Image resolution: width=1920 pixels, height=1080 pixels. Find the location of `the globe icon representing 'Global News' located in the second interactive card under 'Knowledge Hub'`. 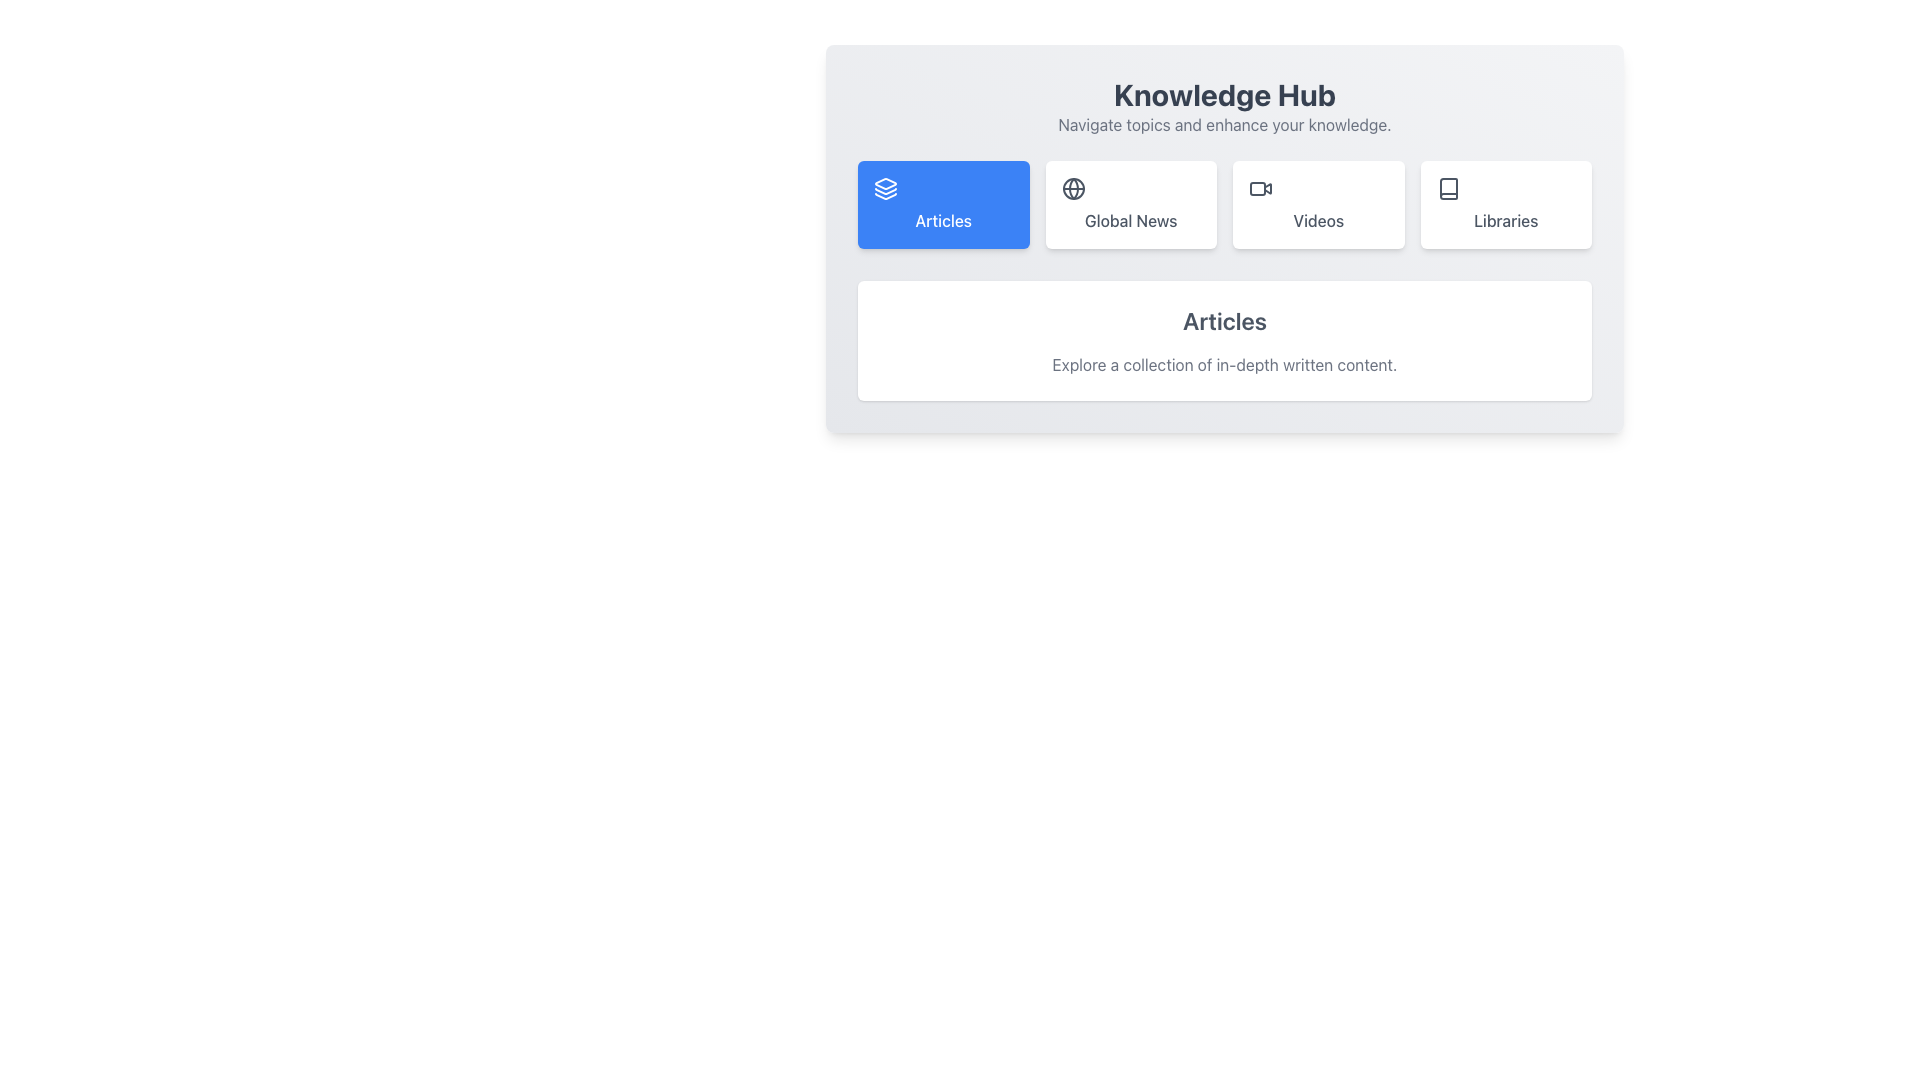

the globe icon representing 'Global News' located in the second interactive card under 'Knowledge Hub' is located at coordinates (1072, 189).